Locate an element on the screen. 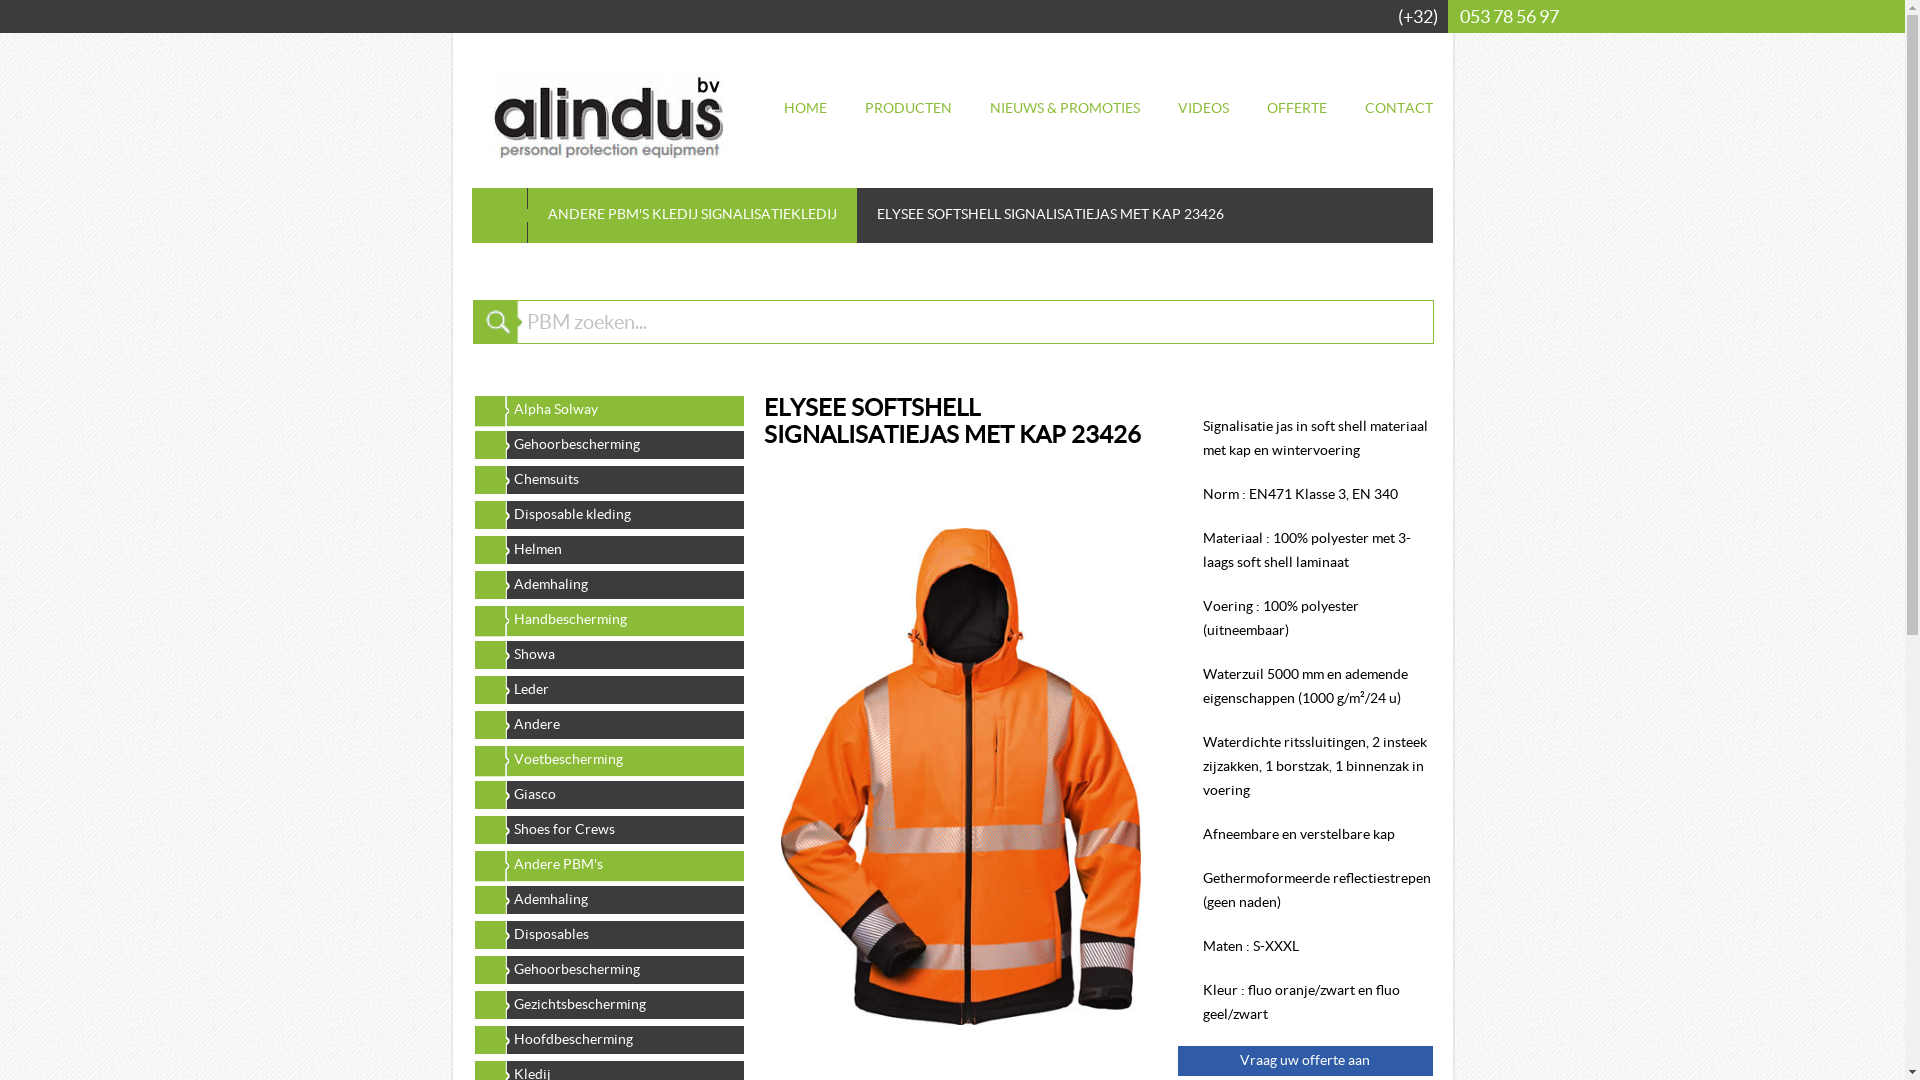 The width and height of the screenshot is (1920, 1080). 'OFFERTE' is located at coordinates (1296, 108).